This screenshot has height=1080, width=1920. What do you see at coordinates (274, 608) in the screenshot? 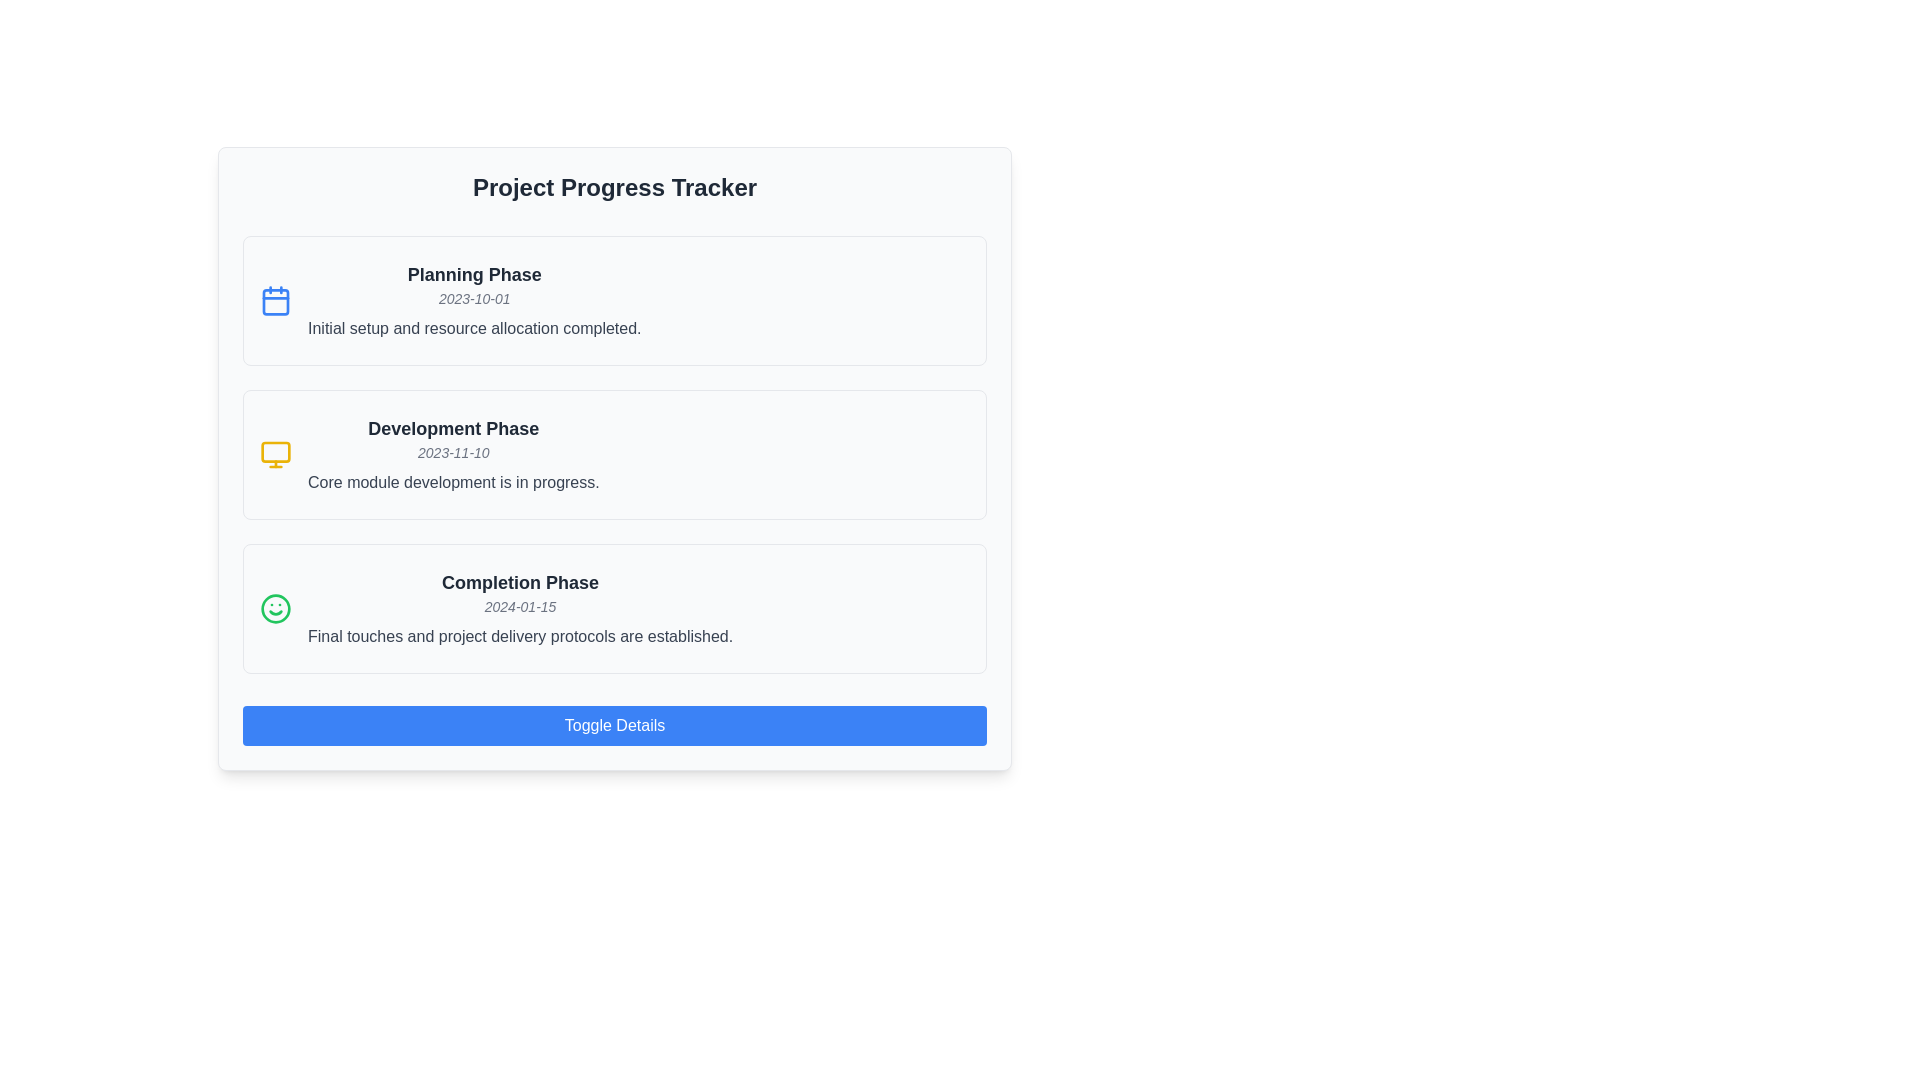
I see `the circular SVG element located within the smiley face icon in the 'Completion Phase' of the 'Project Progress Tracker'` at bounding box center [274, 608].